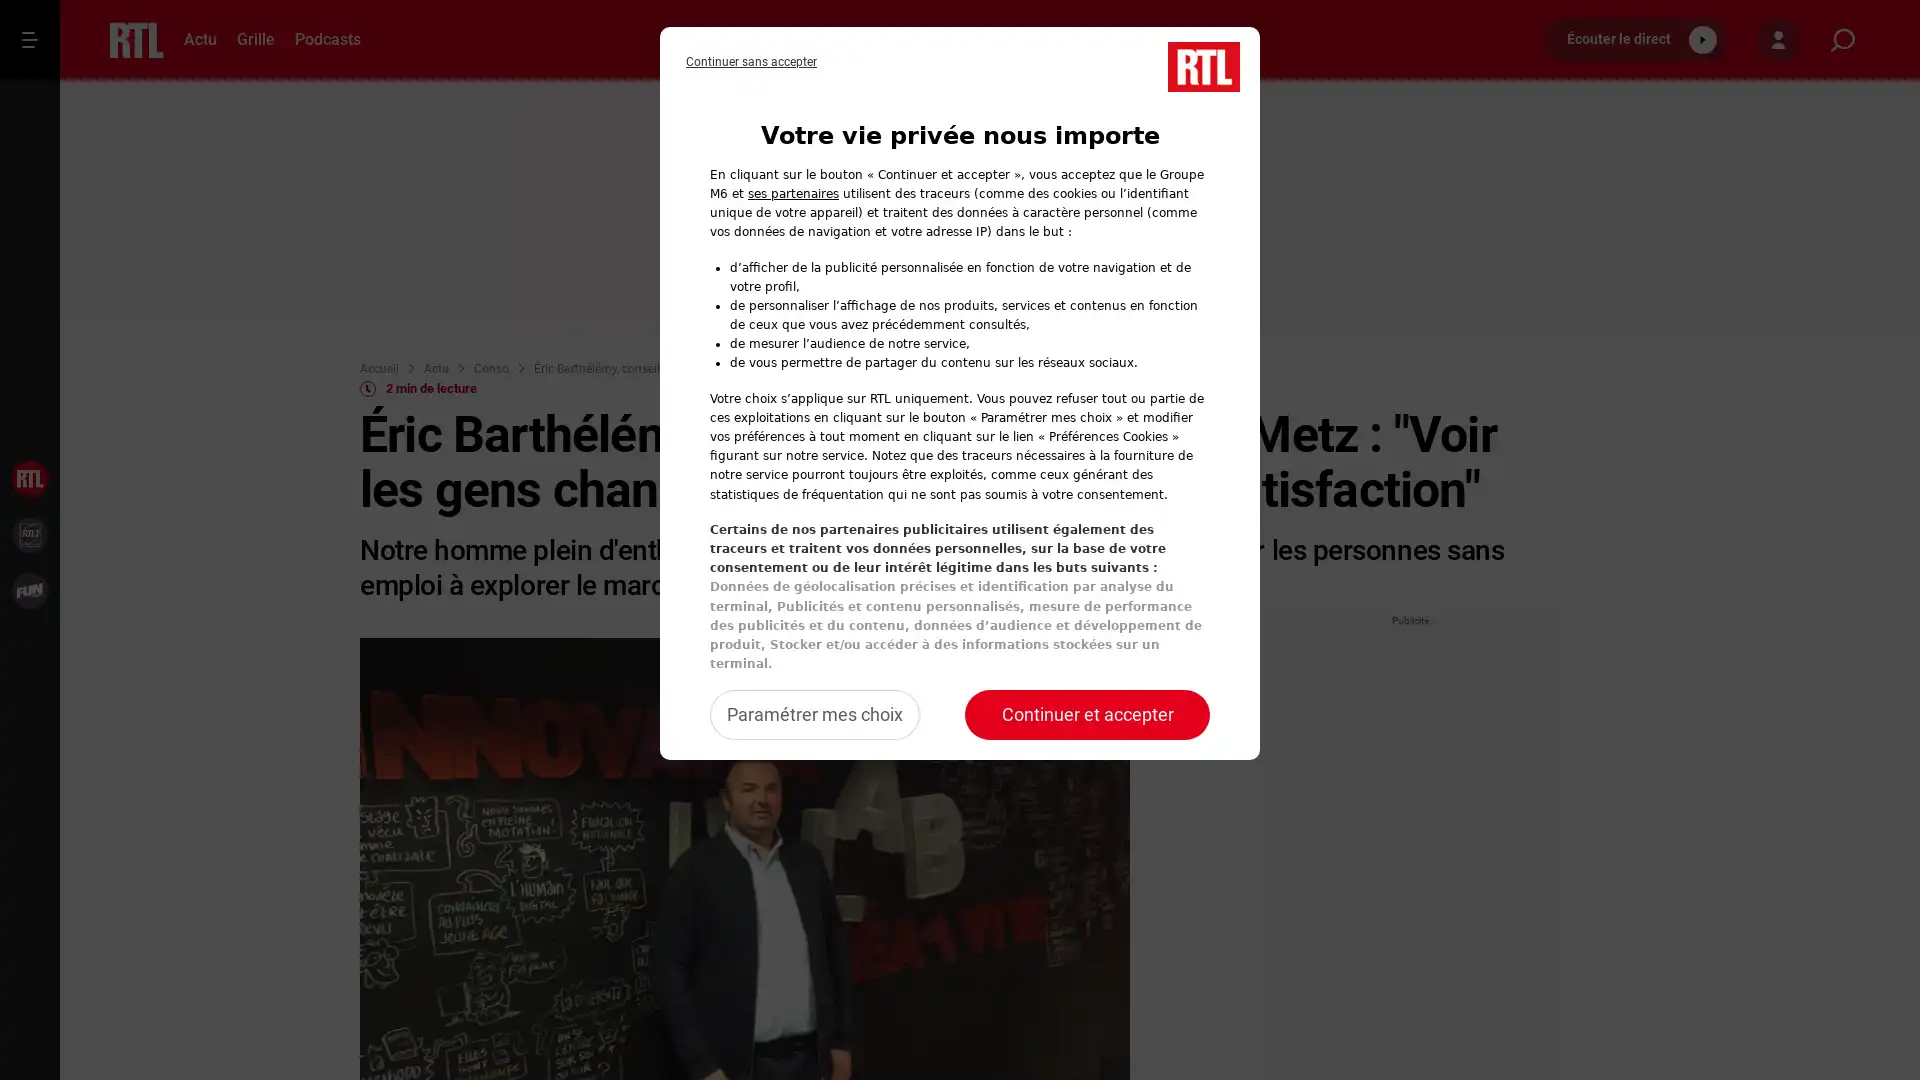 Image resolution: width=1920 pixels, height=1080 pixels. What do you see at coordinates (815, 713) in the screenshot?
I see `Configurer vos consentements` at bounding box center [815, 713].